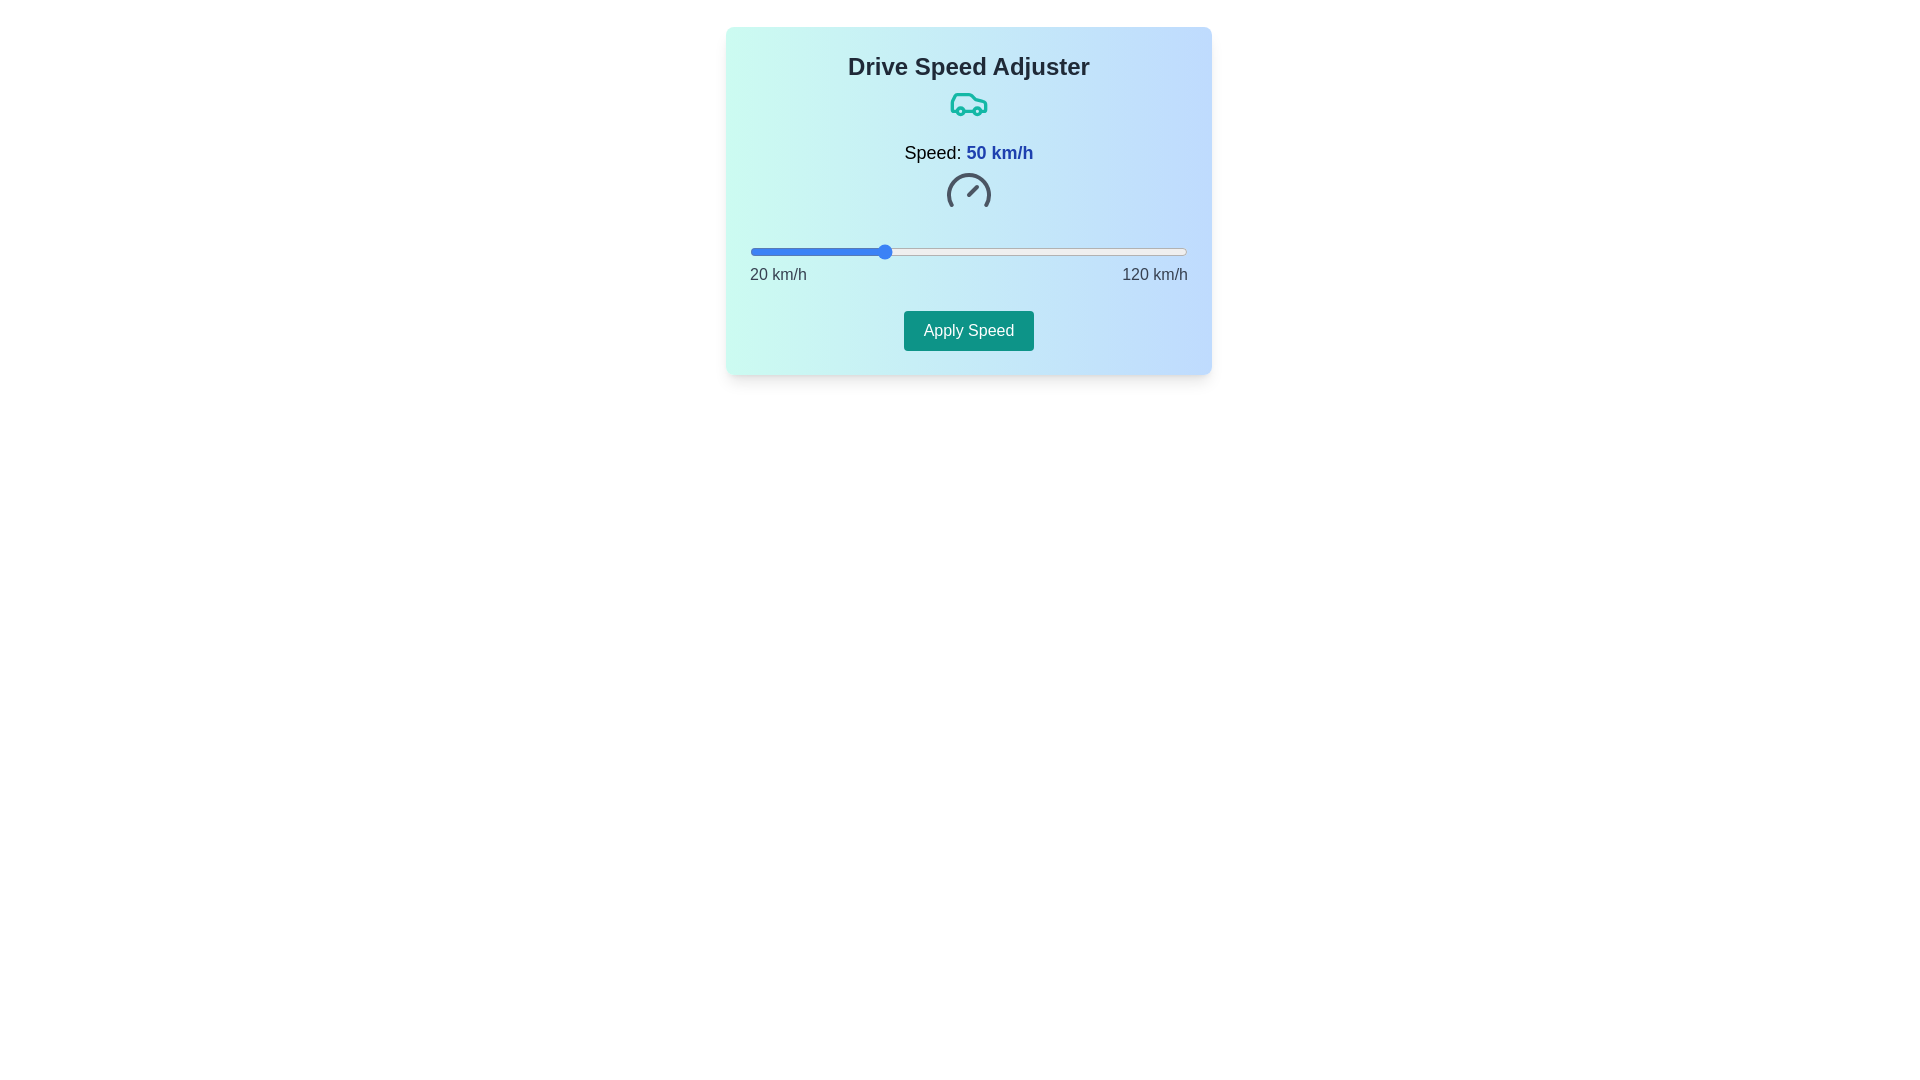 This screenshot has width=1920, height=1080. I want to click on the speed slider to set the speed to 82 km/h, so click(1021, 250).